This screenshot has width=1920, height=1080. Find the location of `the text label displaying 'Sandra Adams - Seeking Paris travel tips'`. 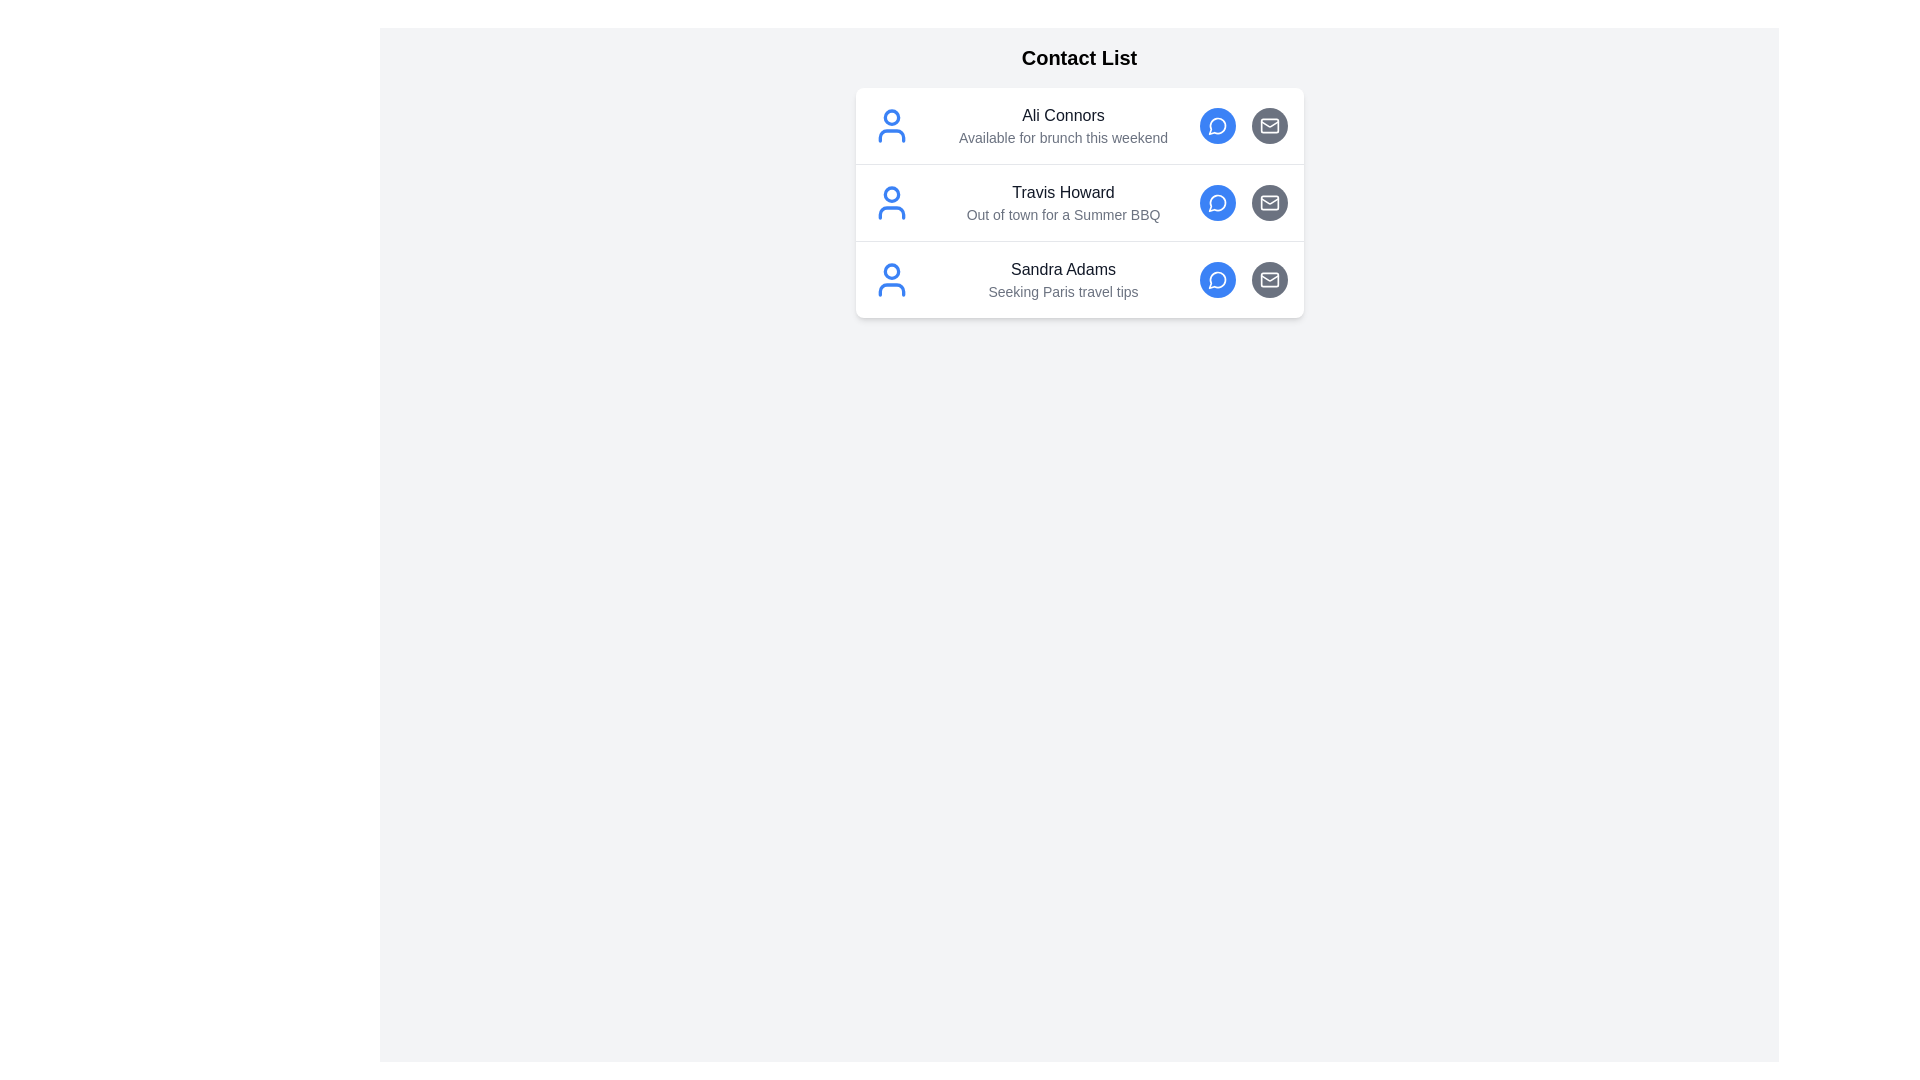

the text label displaying 'Sandra Adams - Seeking Paris travel tips' is located at coordinates (1062, 270).